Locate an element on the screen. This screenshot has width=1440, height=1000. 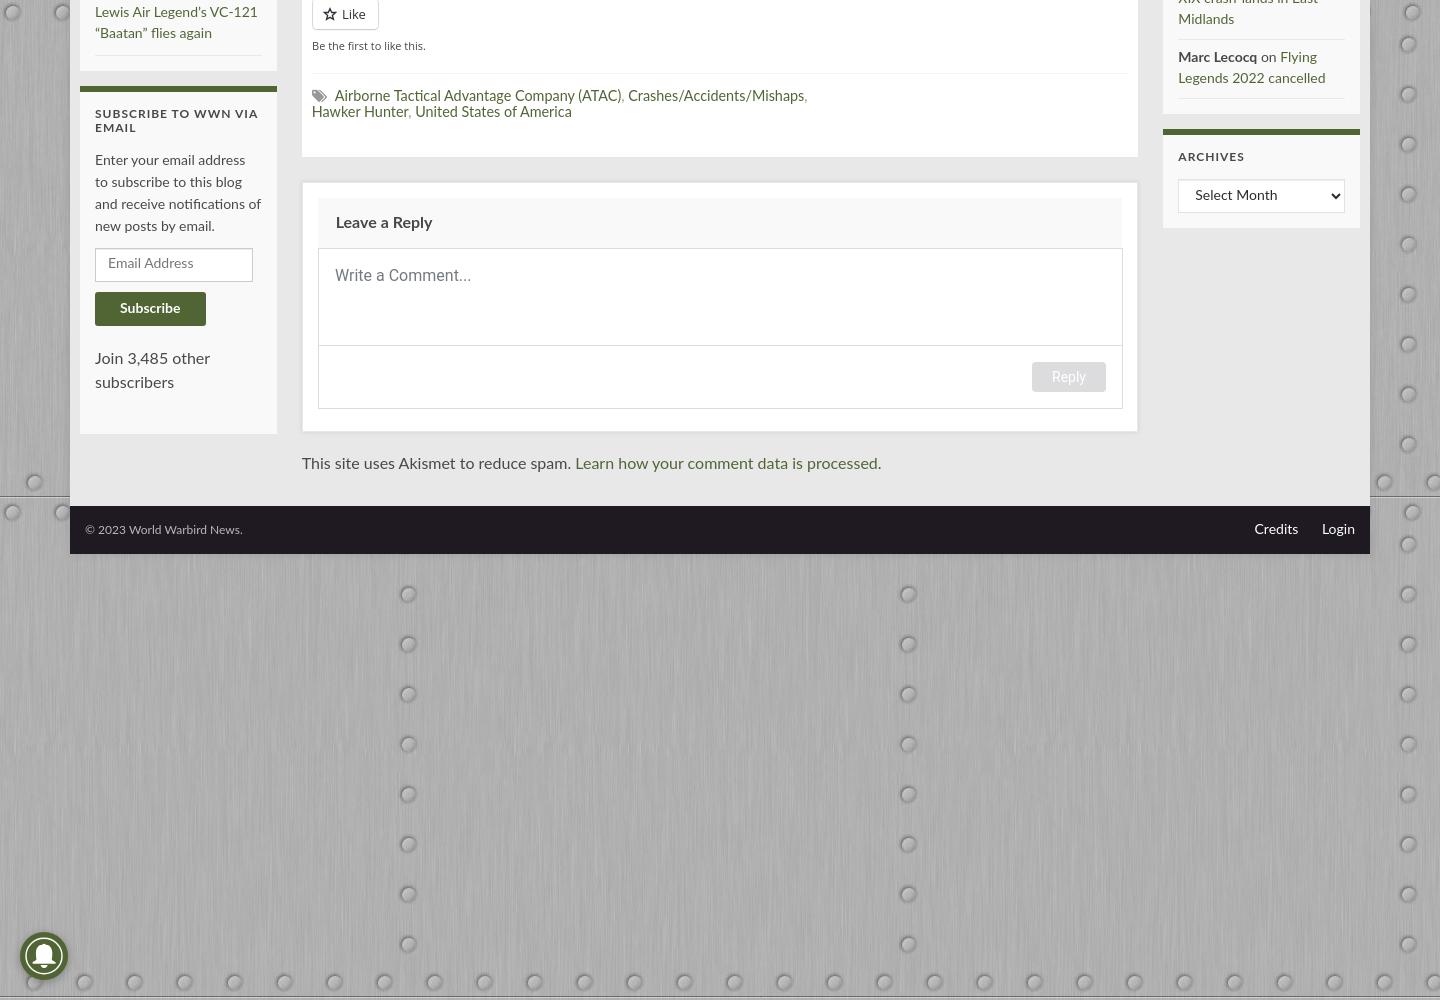
'Lewis Air Legend’s VC-121 “Baatan” flies again' is located at coordinates (174, 22).